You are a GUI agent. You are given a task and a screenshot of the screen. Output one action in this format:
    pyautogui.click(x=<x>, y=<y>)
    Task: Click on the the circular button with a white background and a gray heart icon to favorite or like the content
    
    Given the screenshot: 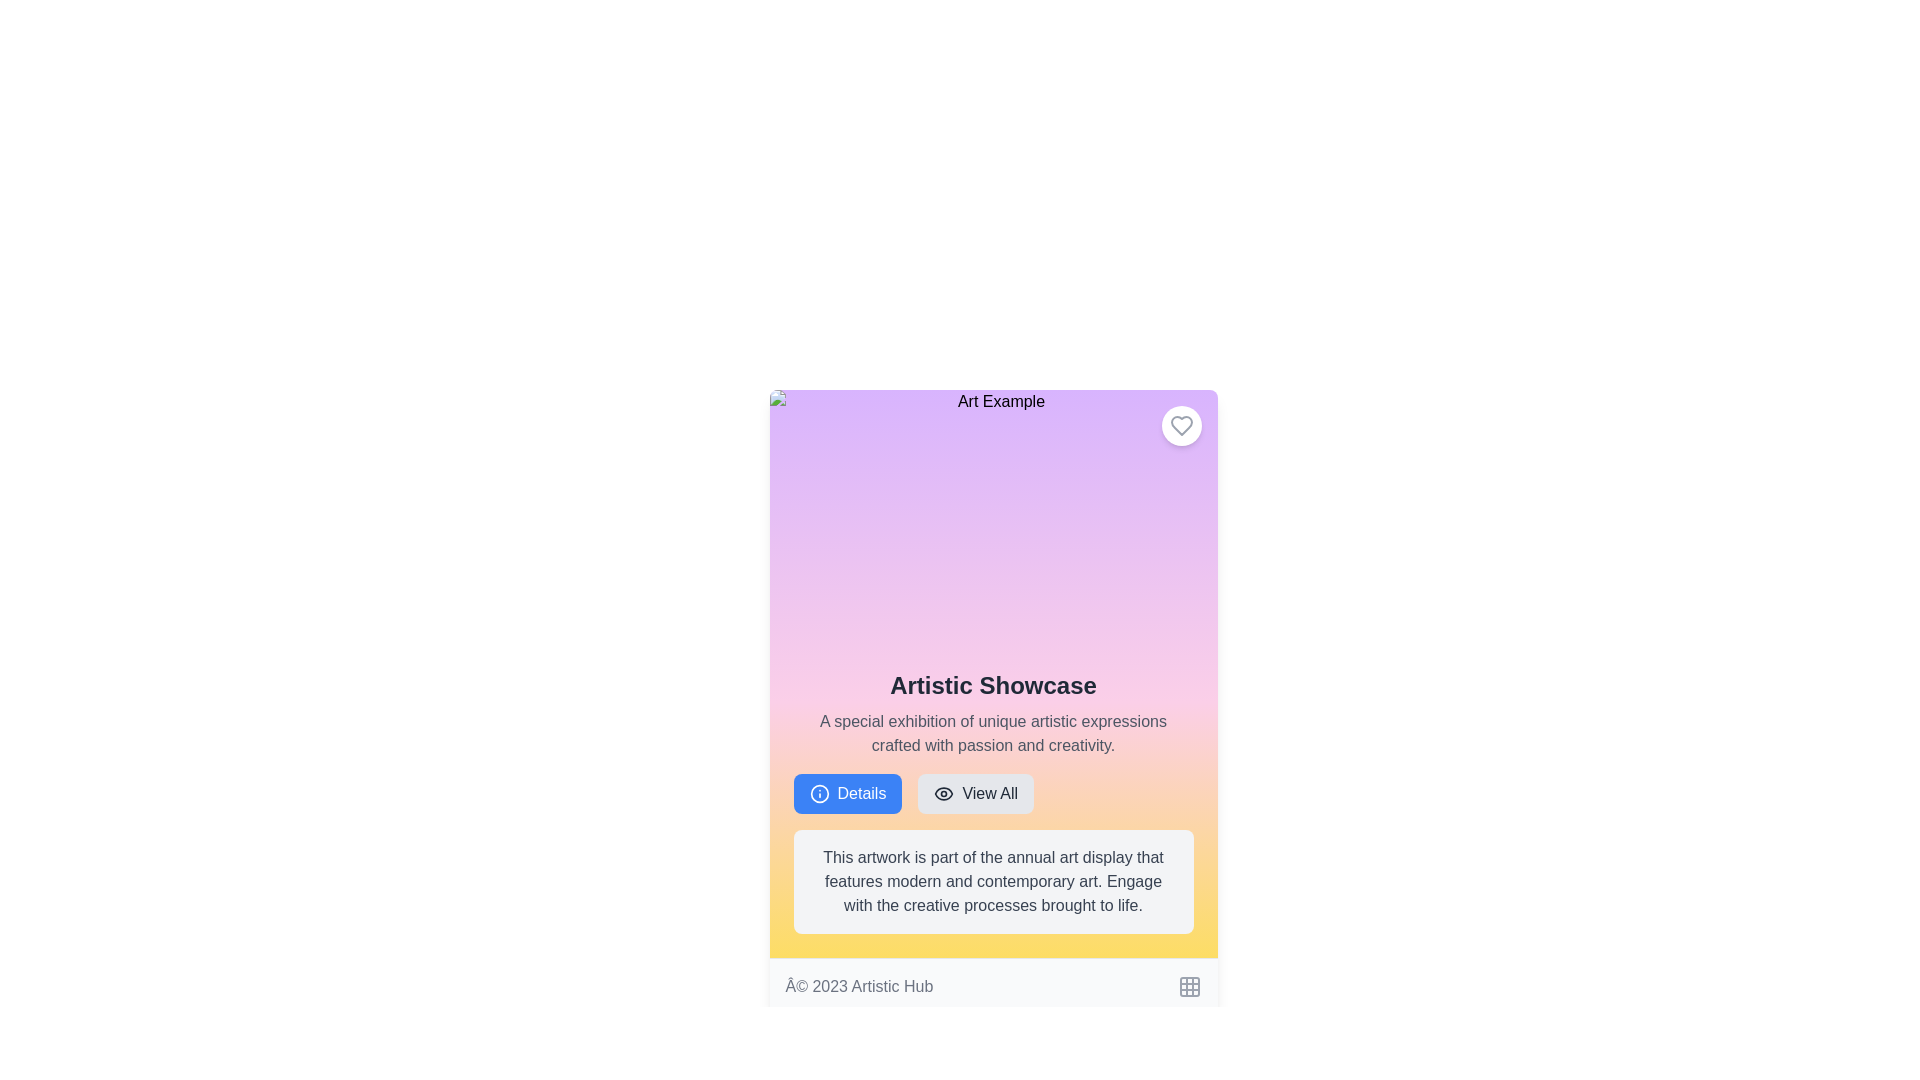 What is the action you would take?
    pyautogui.click(x=1181, y=424)
    